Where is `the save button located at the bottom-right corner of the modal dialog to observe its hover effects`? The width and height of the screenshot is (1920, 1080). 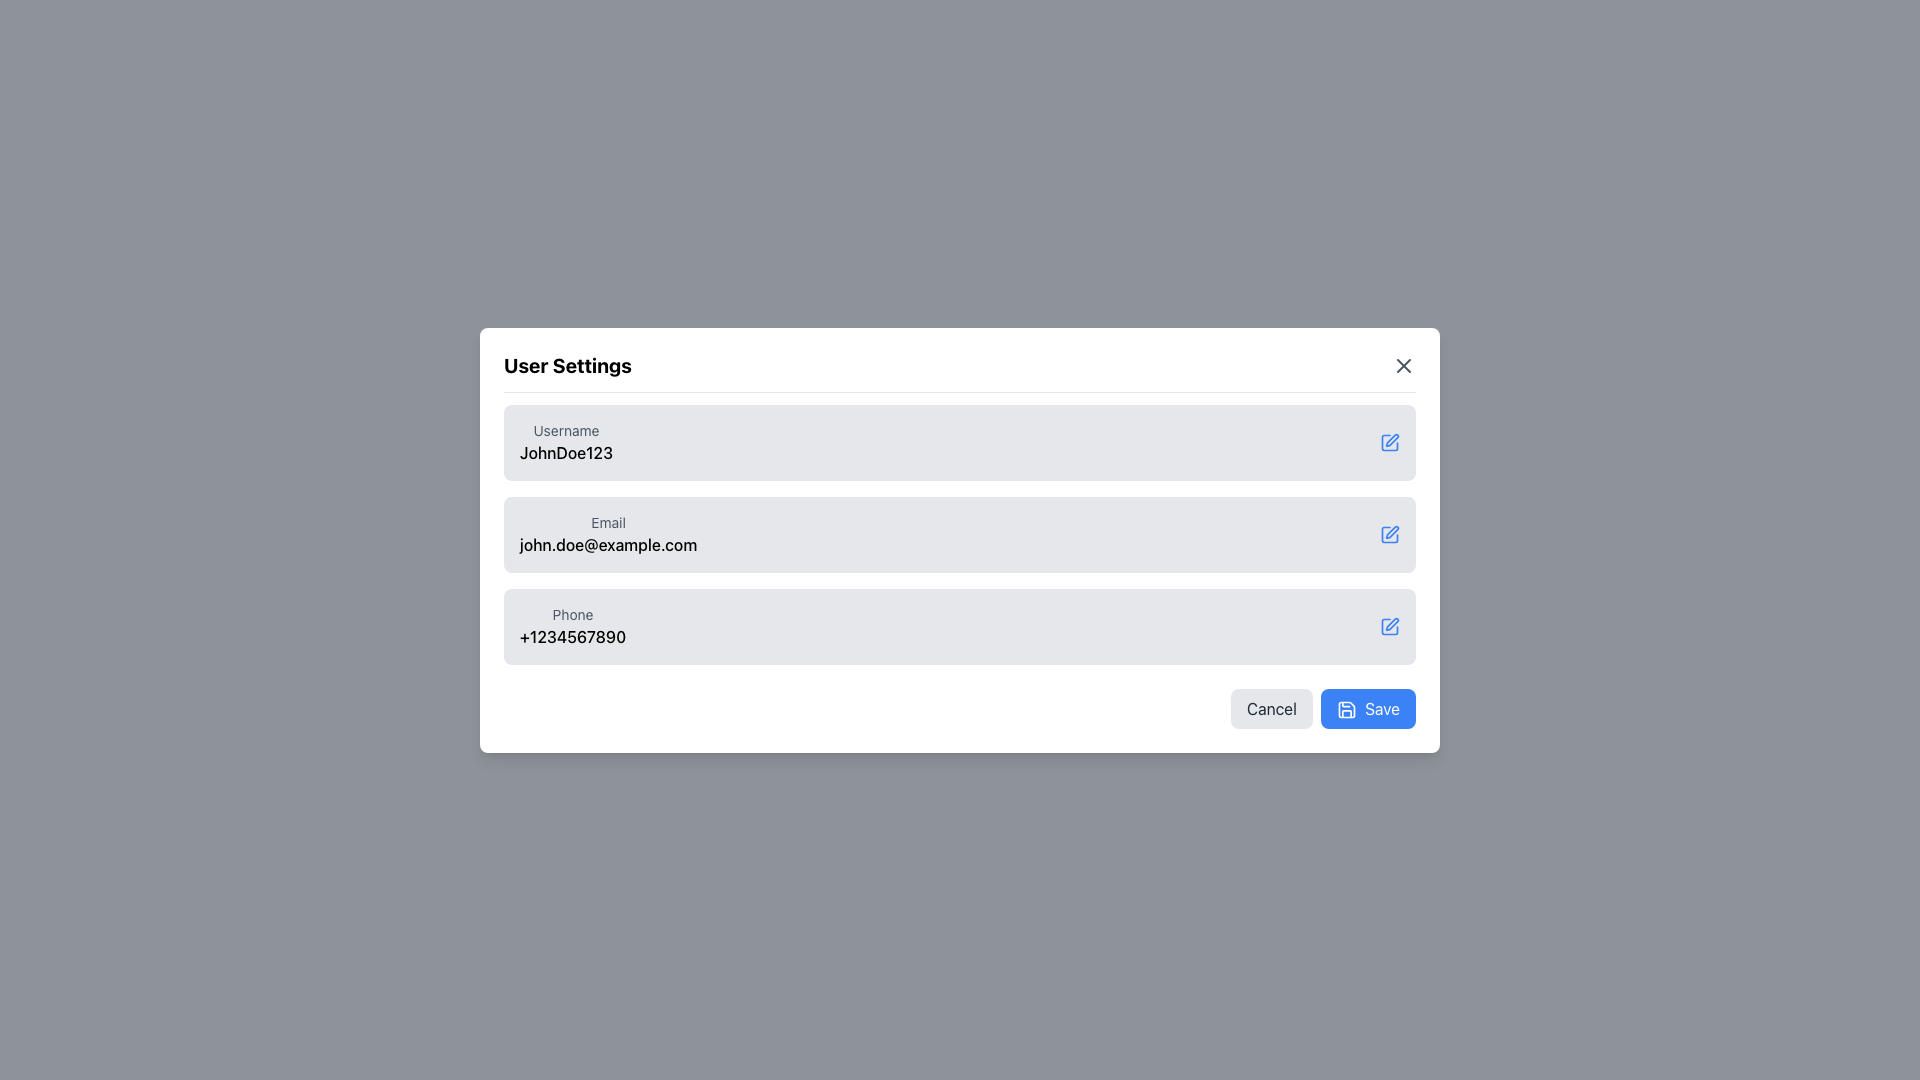 the save button located at the bottom-right corner of the modal dialog to observe its hover effects is located at coordinates (1367, 707).